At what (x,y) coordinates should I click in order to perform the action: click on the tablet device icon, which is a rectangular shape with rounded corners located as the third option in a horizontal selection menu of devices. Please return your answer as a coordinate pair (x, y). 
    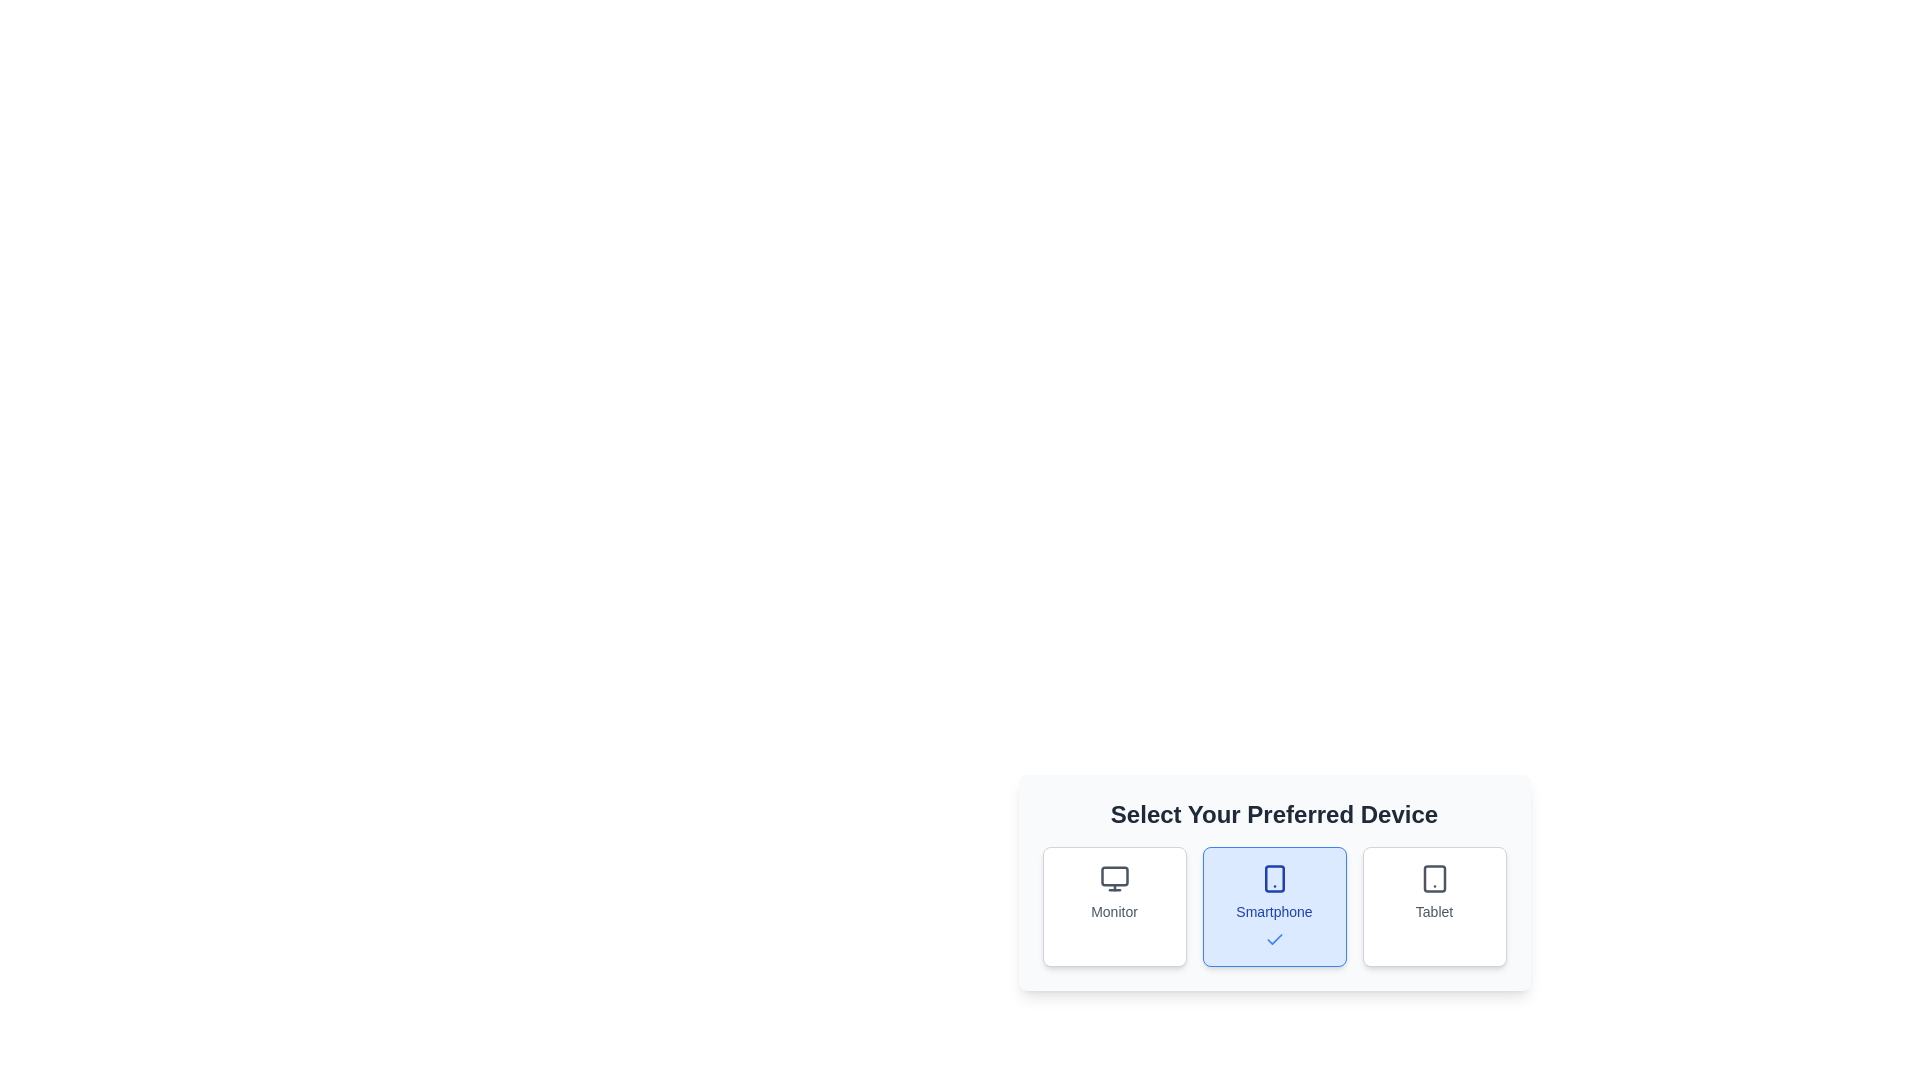
    Looking at the image, I should click on (1433, 878).